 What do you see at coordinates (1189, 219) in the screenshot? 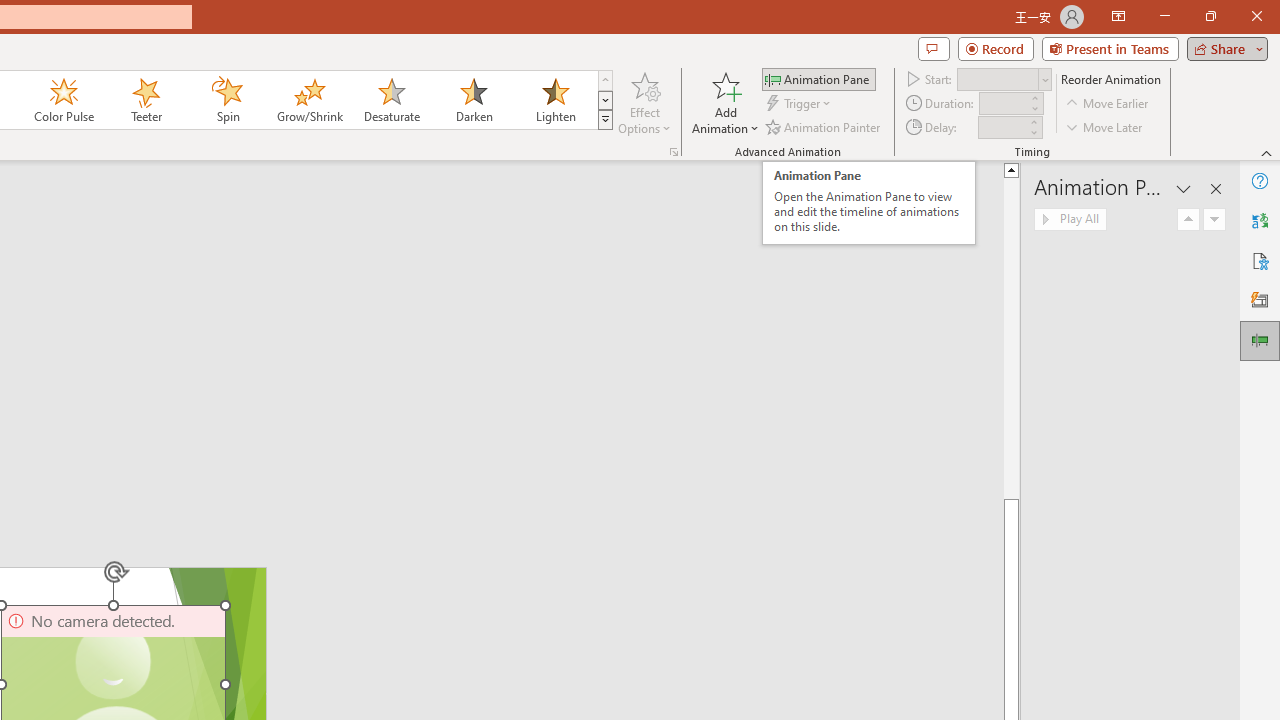
I see `'Move Up'` at bounding box center [1189, 219].